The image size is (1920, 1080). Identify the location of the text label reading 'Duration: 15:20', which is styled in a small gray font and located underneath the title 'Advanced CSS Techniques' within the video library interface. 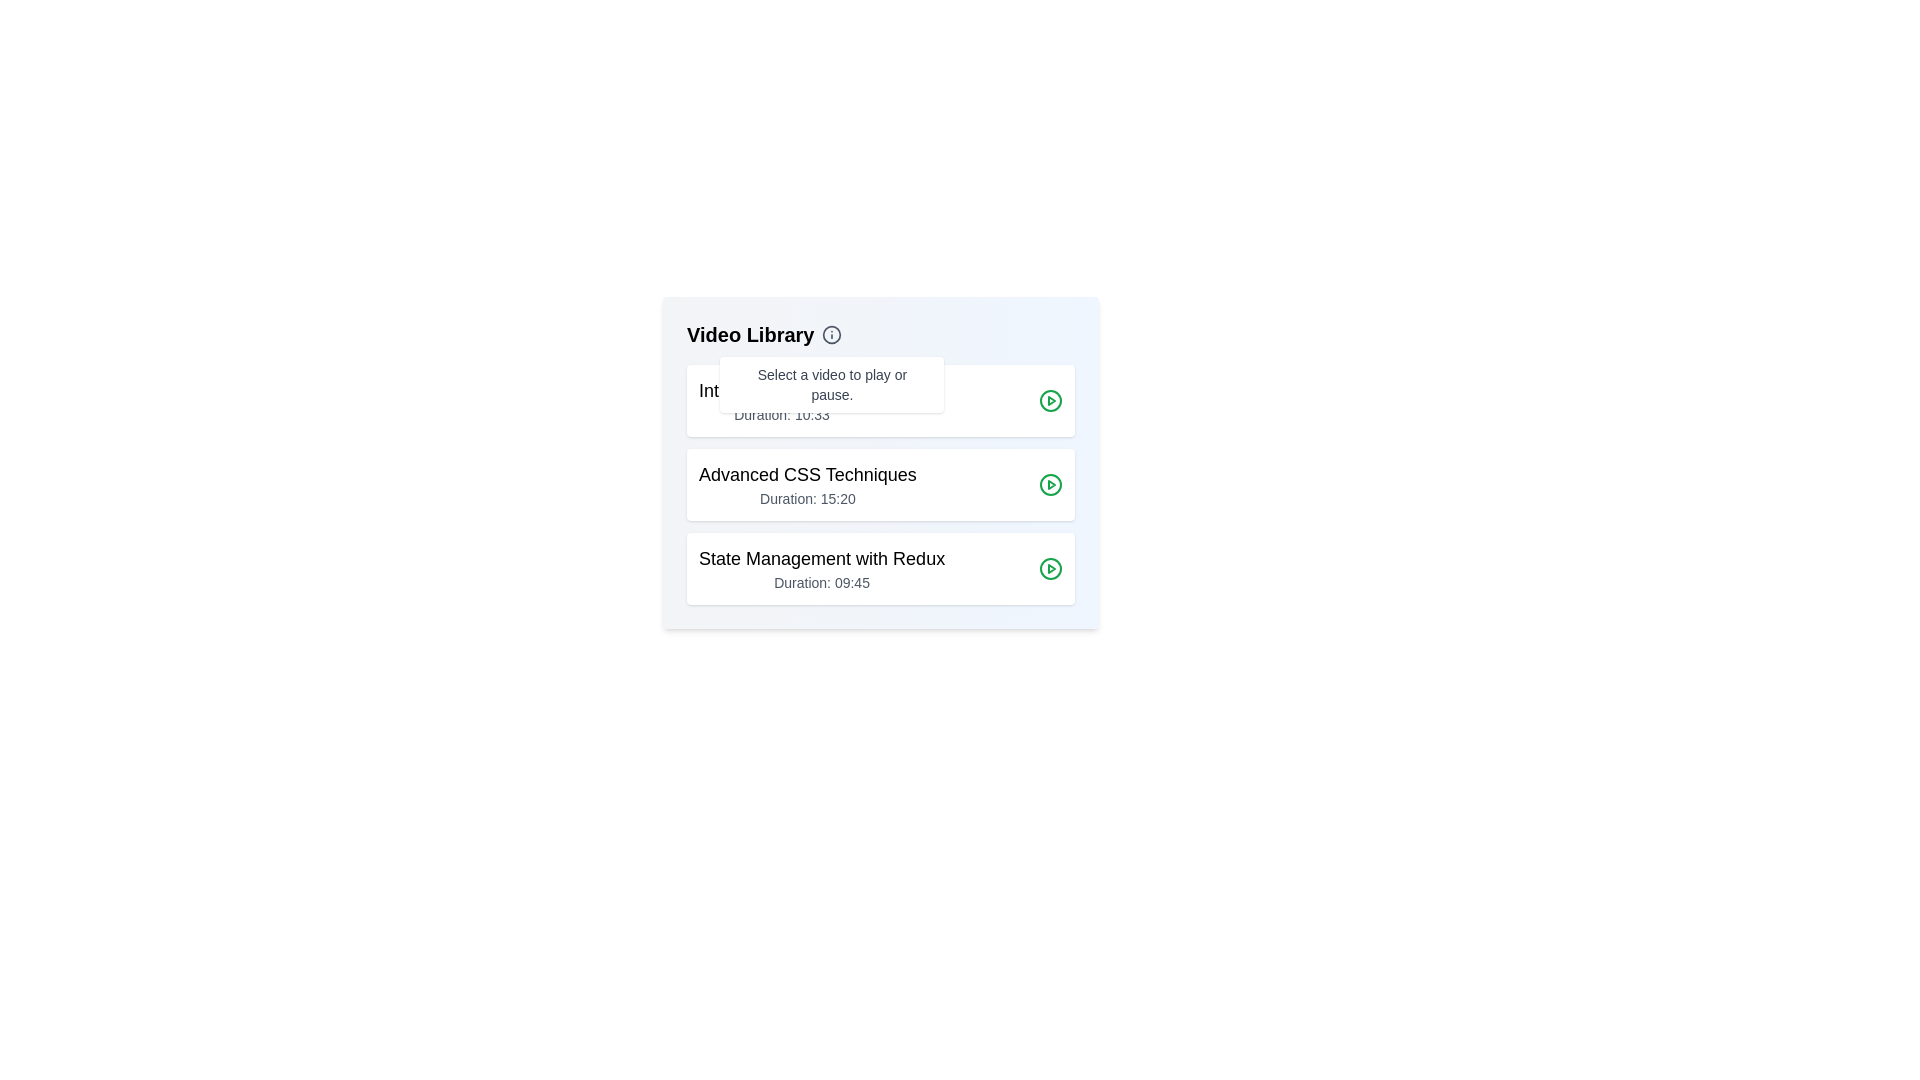
(807, 497).